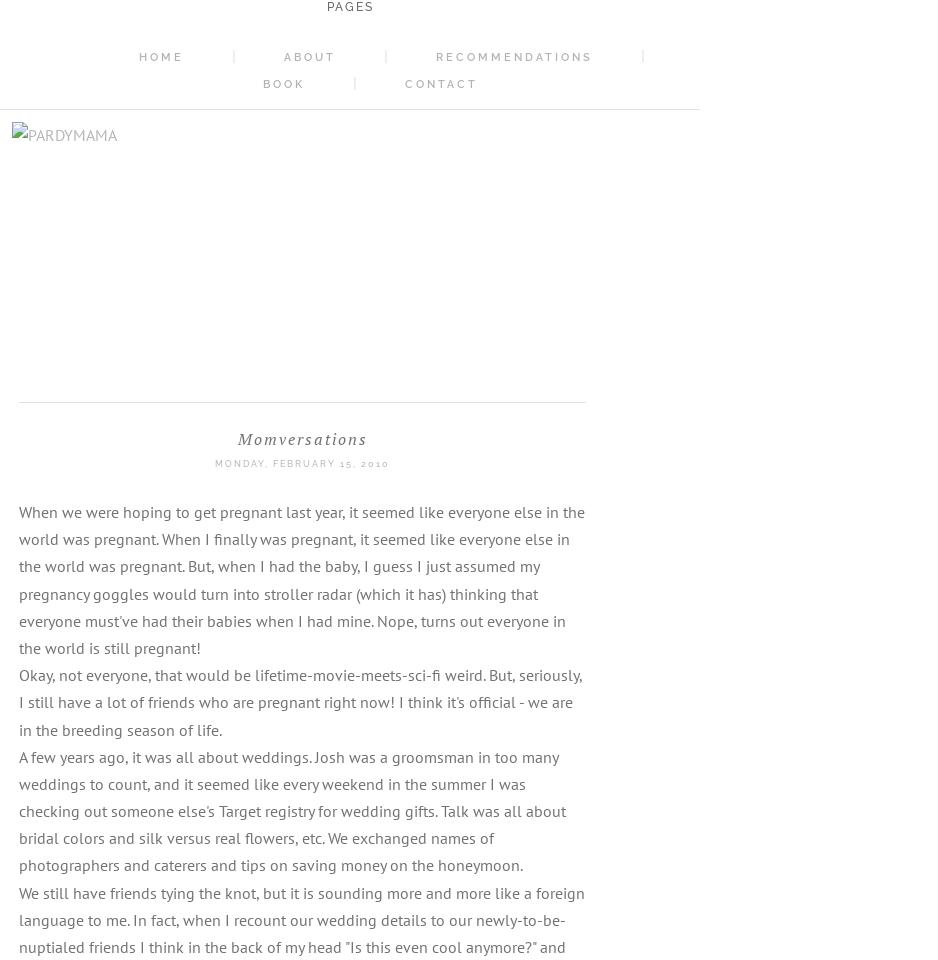  I want to click on 'Book', so click(260, 84).